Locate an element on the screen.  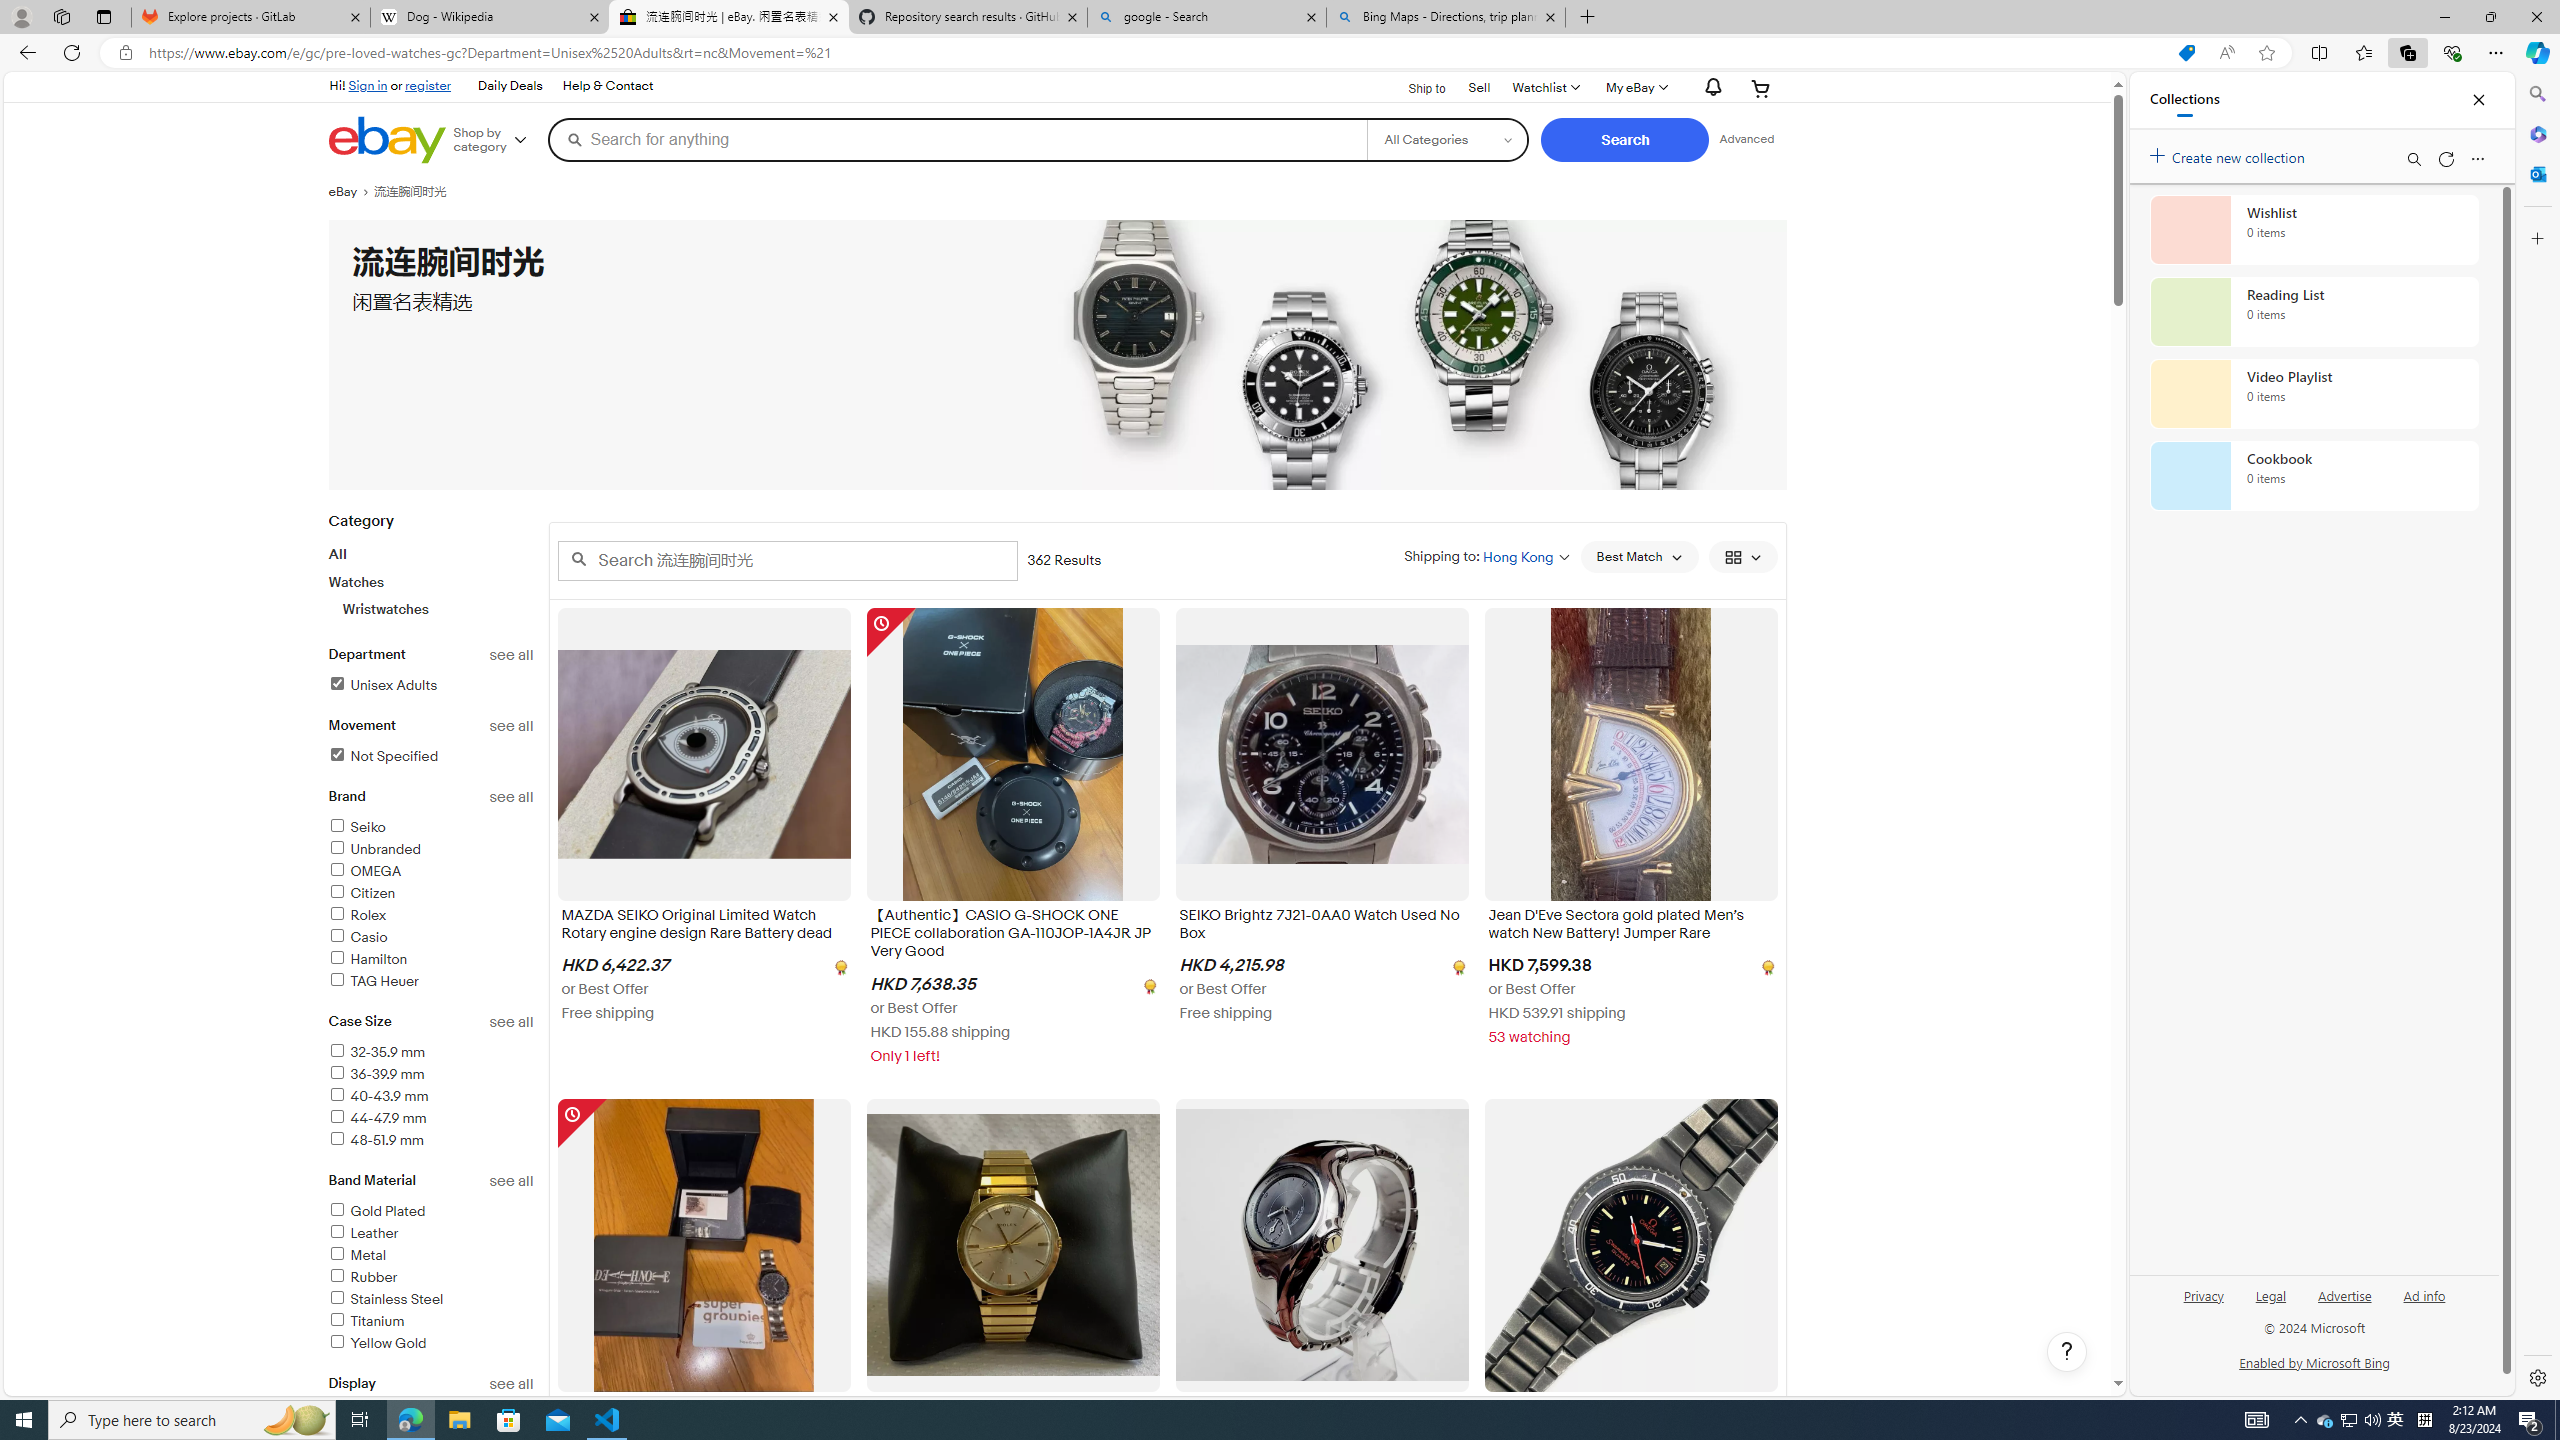
'See all movement refinements' is located at coordinates (511, 725).